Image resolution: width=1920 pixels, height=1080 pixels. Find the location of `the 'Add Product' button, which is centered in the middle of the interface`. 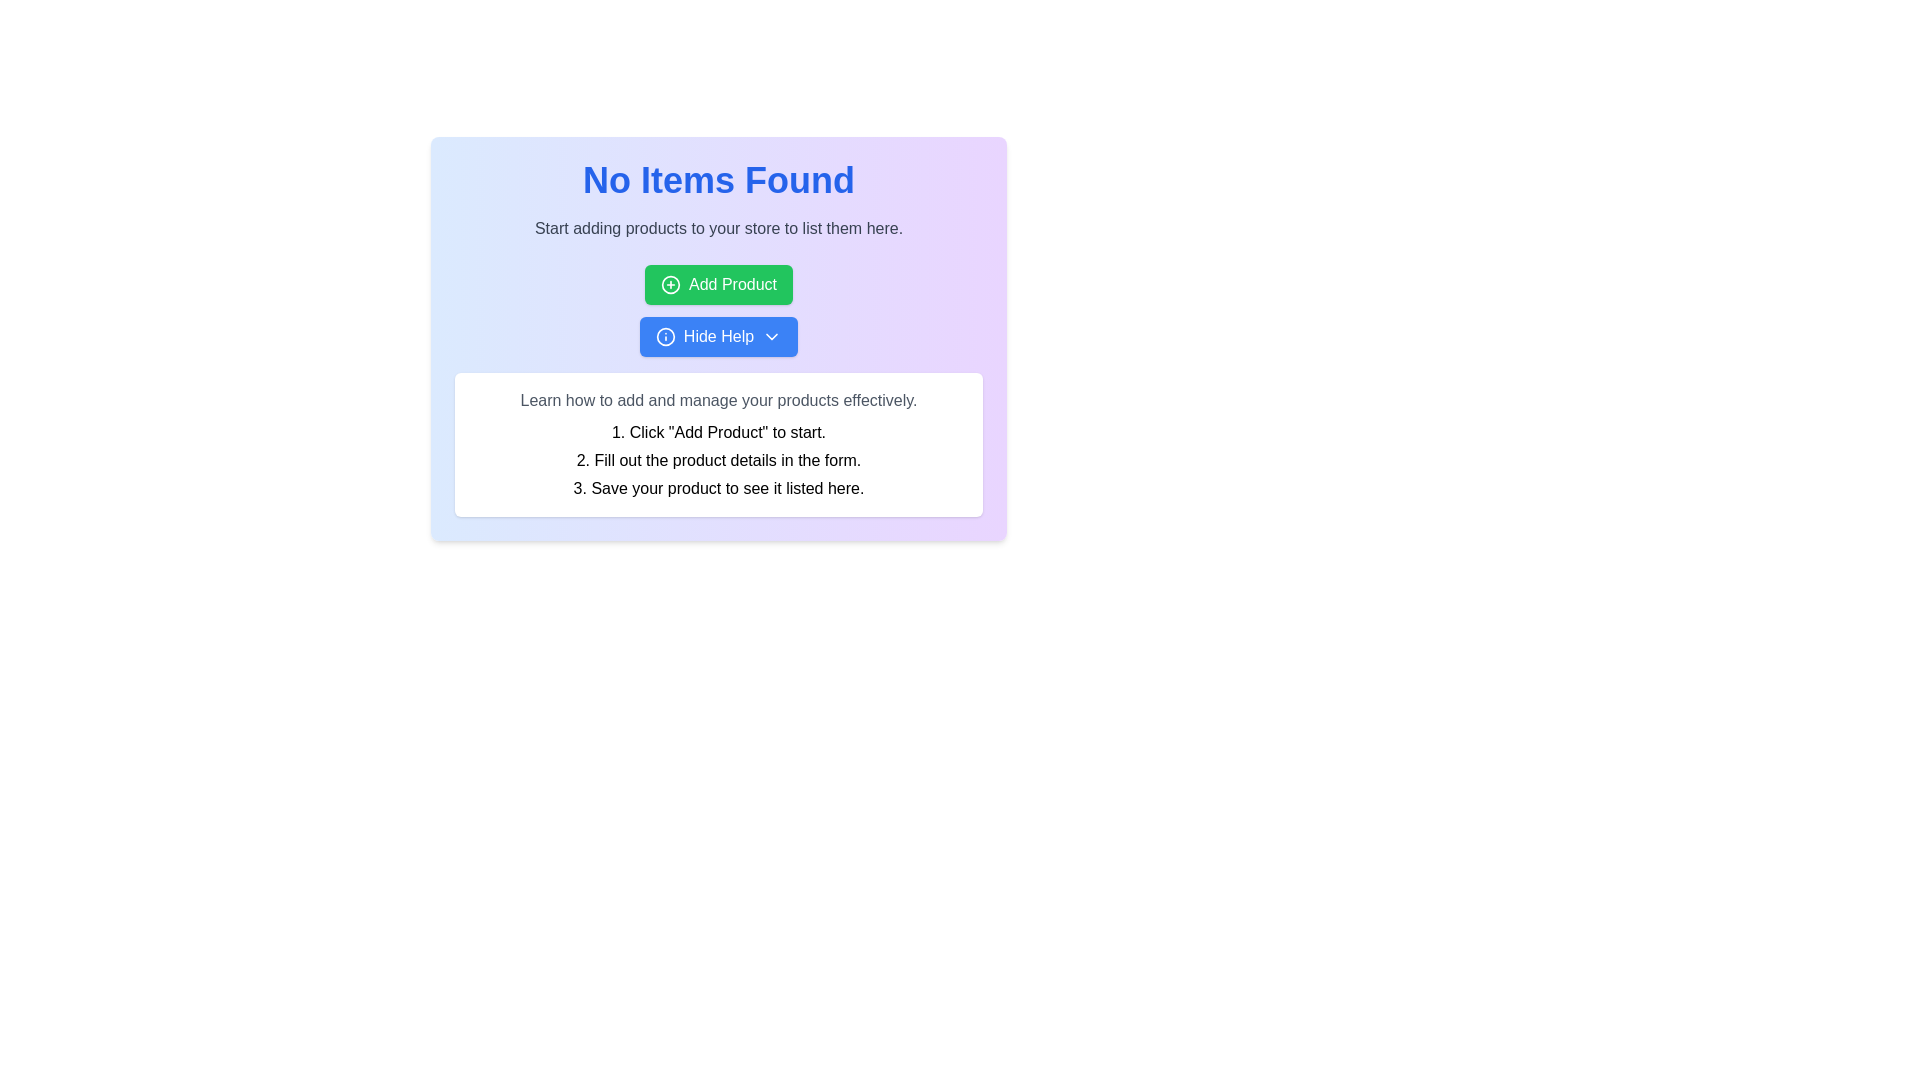

the 'Add Product' button, which is centered in the middle of the interface is located at coordinates (719, 285).